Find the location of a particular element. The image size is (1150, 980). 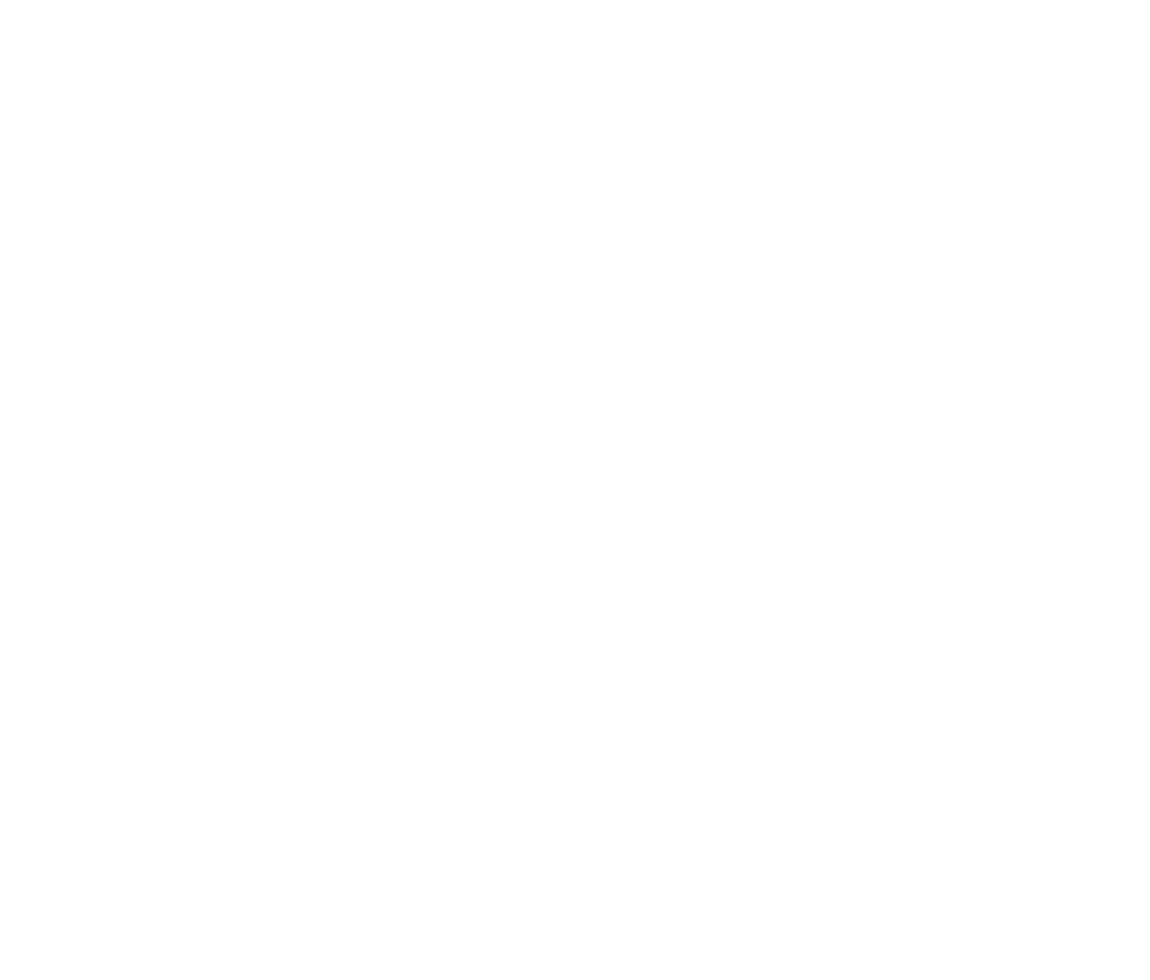

'Houses of Worship' is located at coordinates (154, 941).